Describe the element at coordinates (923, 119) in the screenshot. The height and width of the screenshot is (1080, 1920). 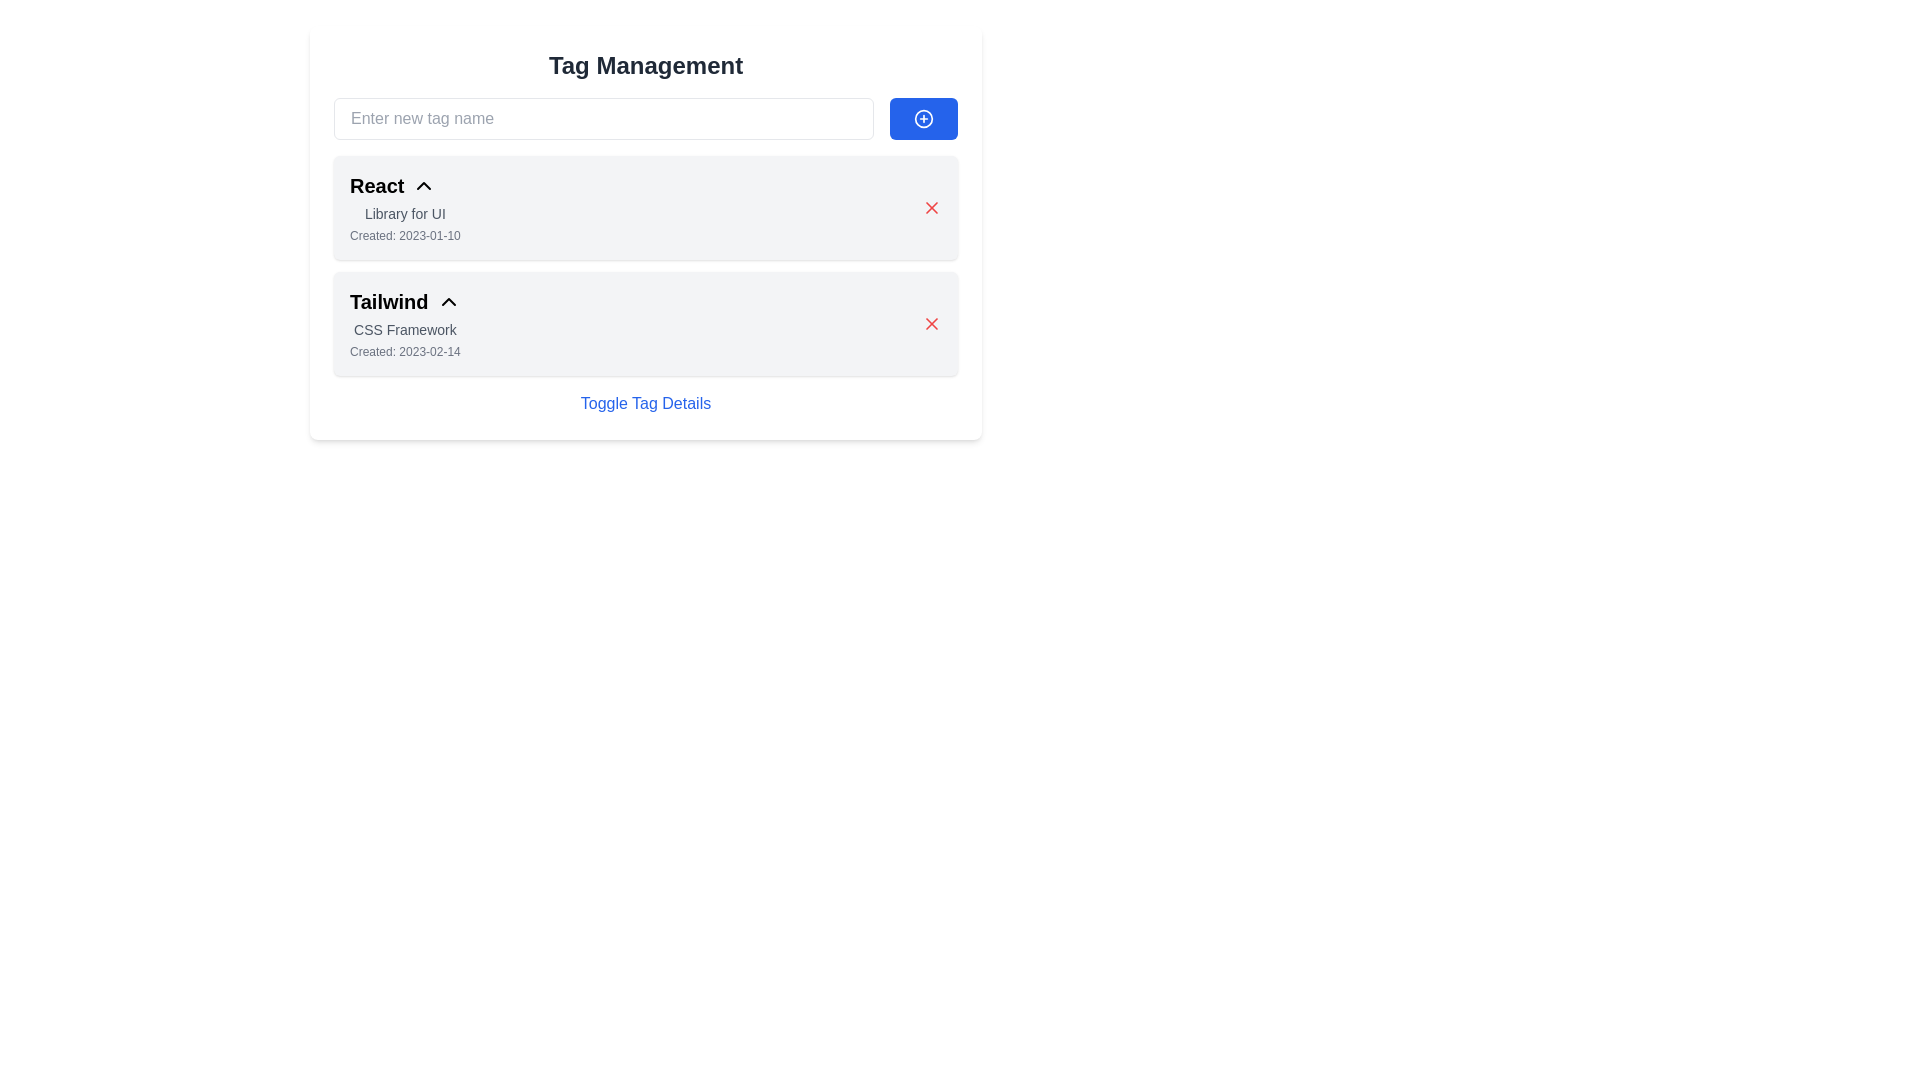
I see `the circular graphical decoration (white circle) that forms the outer boundary of the plus icon, located in the Tag Management interface to the right of the 'Enter new tag name' text input field` at that location.